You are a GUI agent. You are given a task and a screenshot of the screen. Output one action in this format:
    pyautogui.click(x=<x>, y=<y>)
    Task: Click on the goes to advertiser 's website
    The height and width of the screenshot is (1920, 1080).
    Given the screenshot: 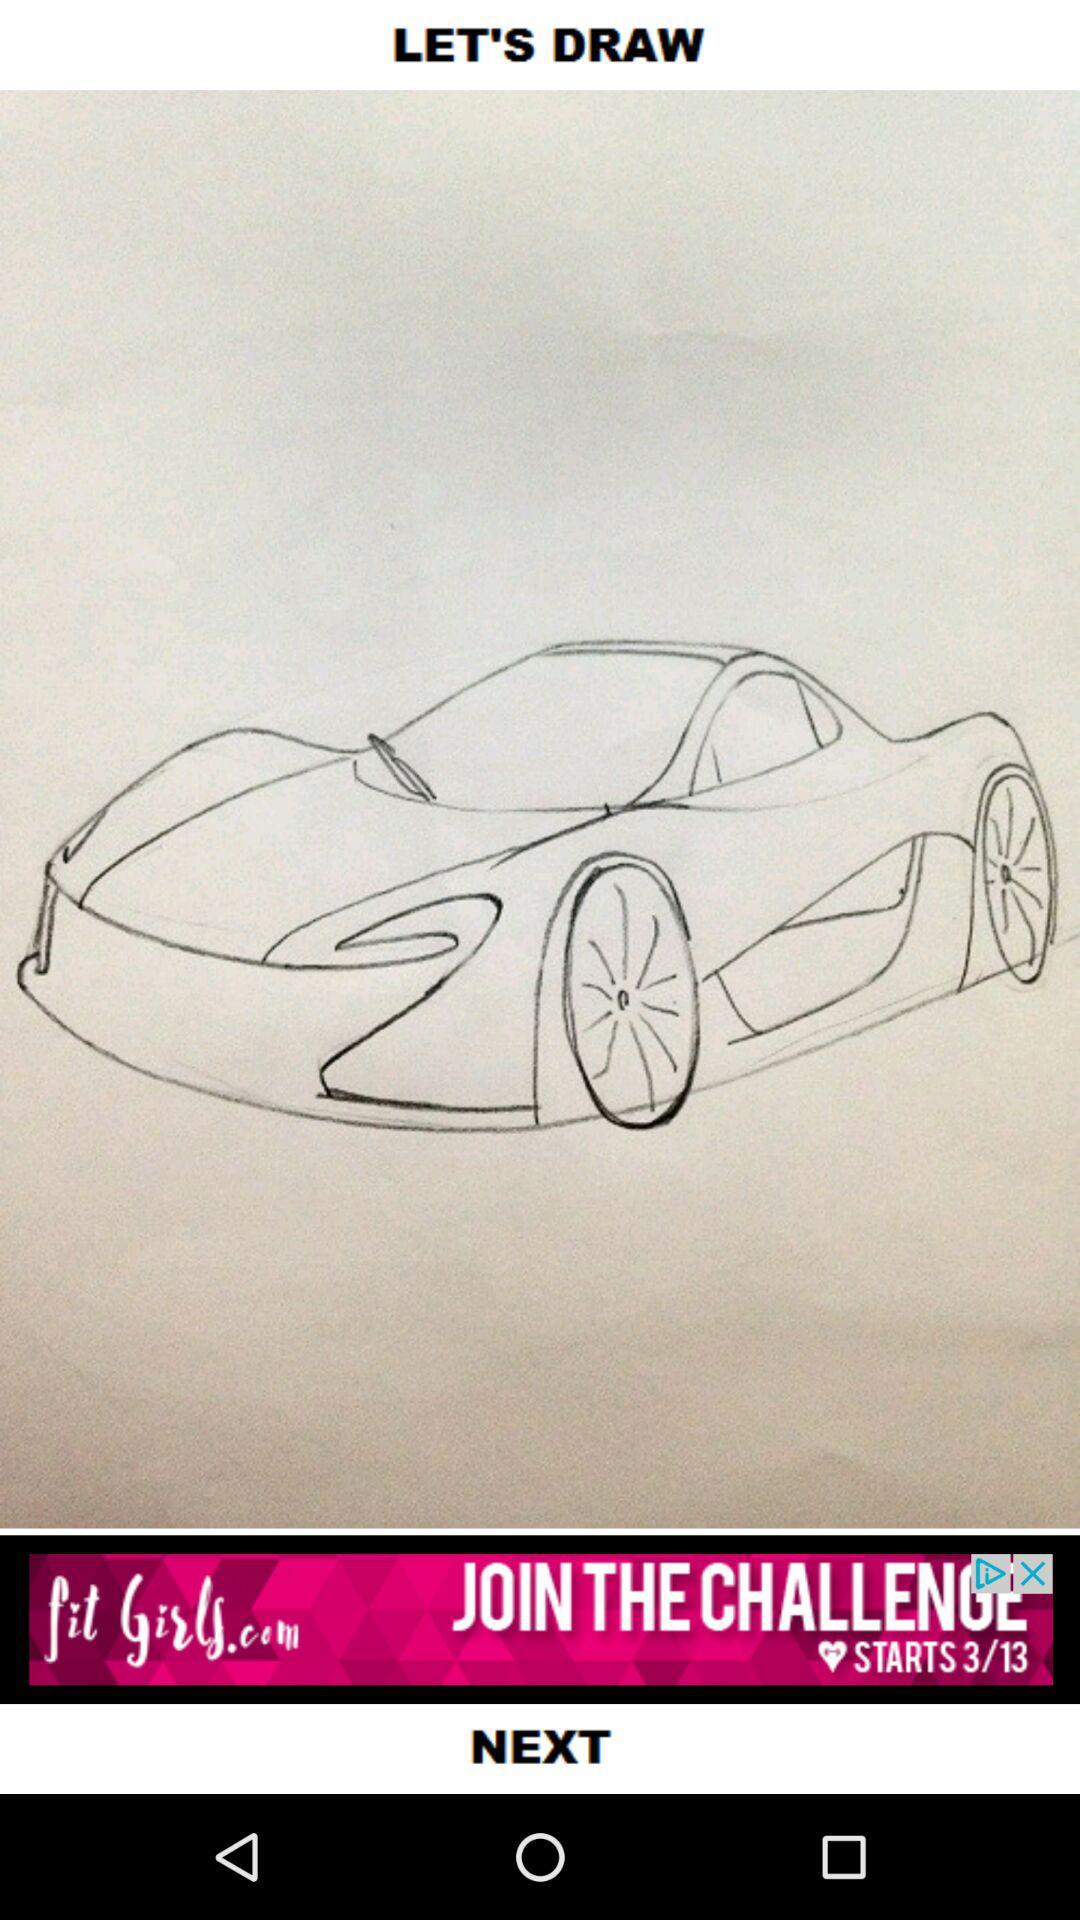 What is the action you would take?
    pyautogui.click(x=540, y=1619)
    